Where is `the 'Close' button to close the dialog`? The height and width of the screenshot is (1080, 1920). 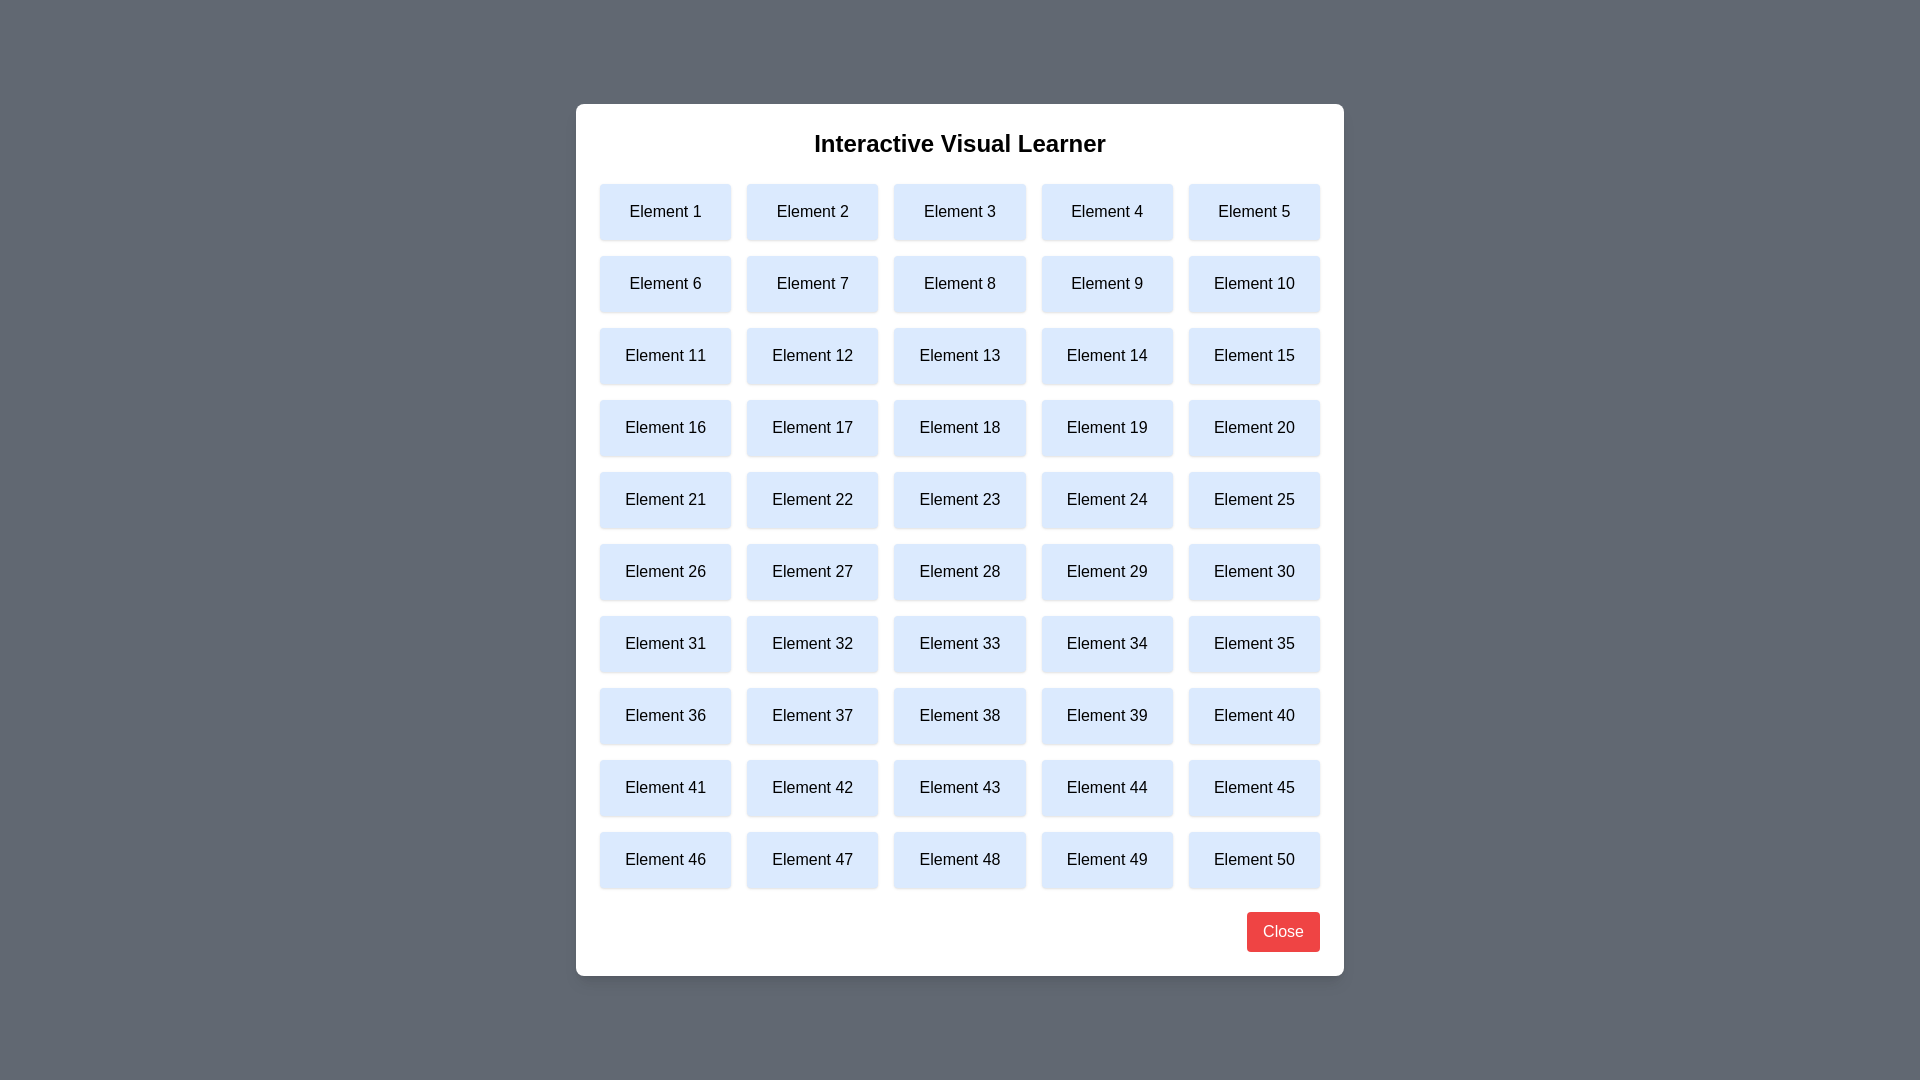 the 'Close' button to close the dialog is located at coordinates (1283, 932).